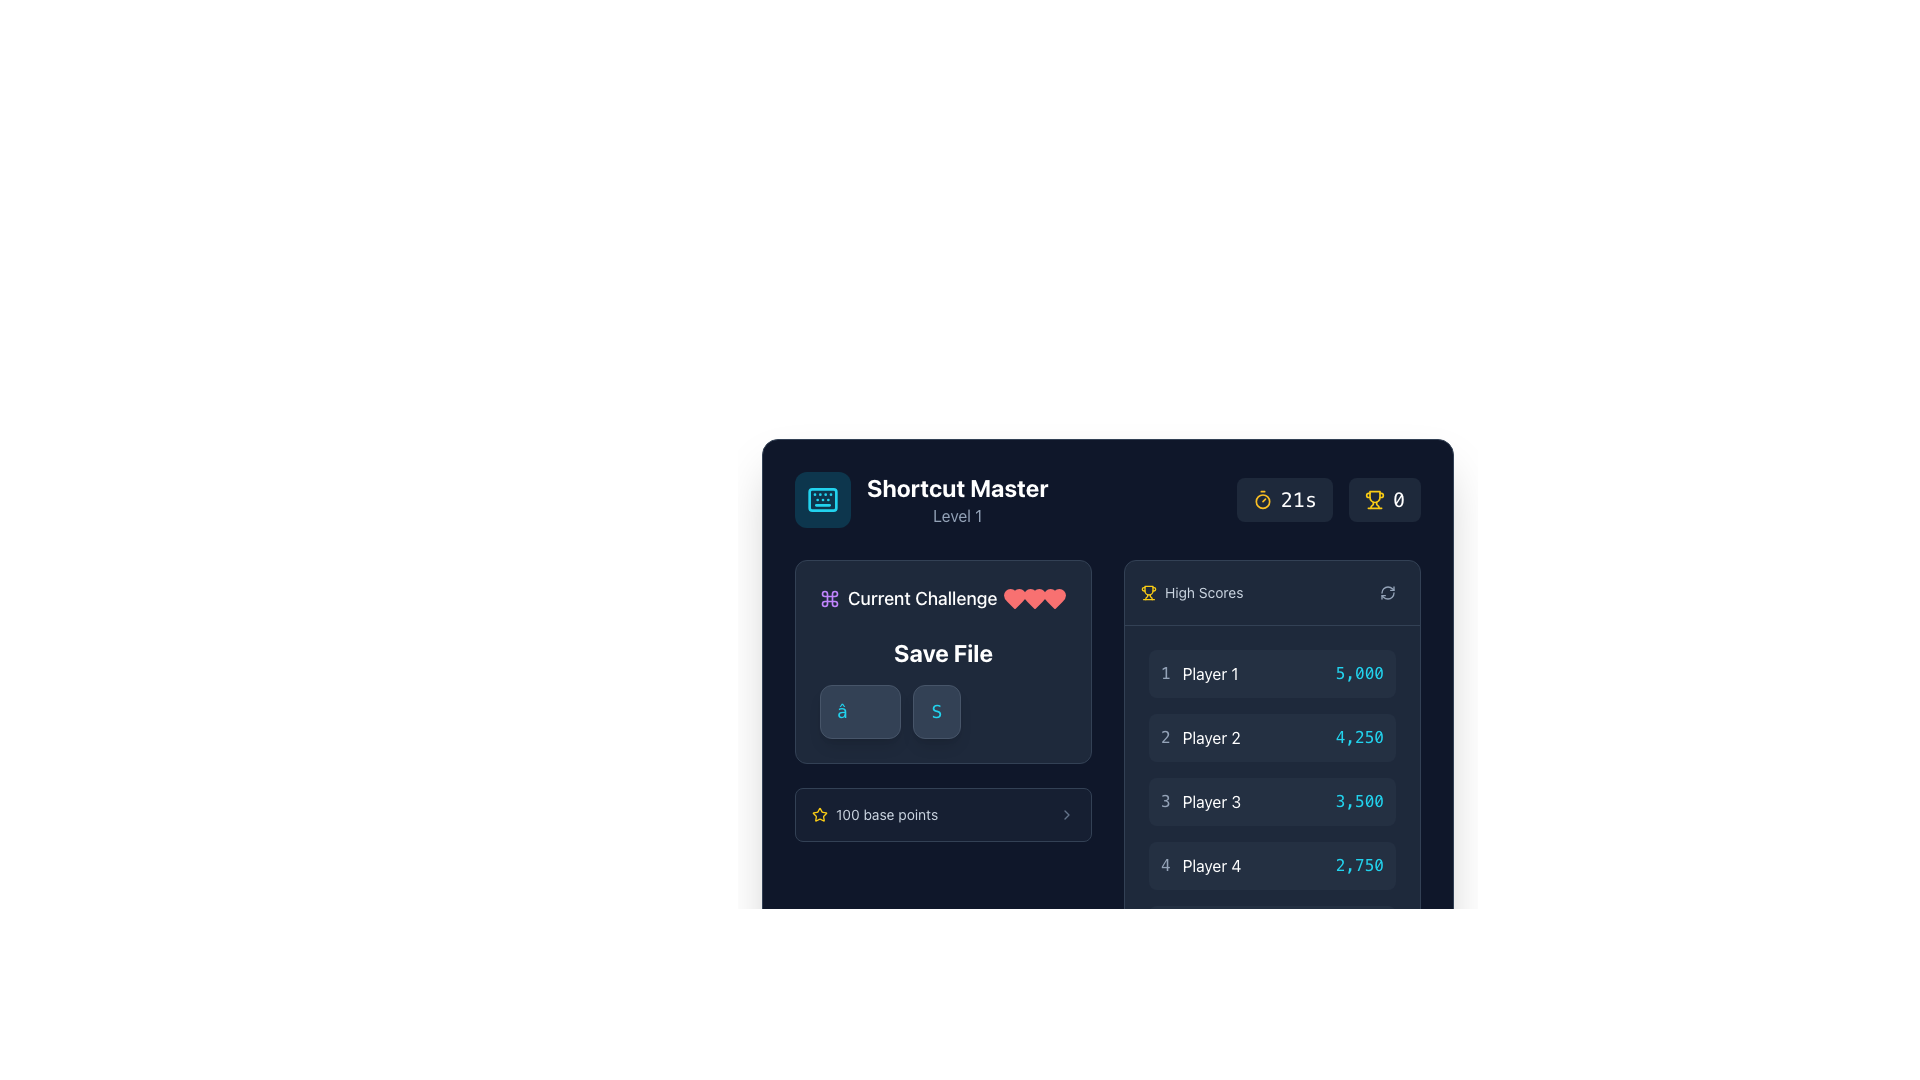 This screenshot has width=1920, height=1080. I want to click on displayed number '0' from the white monospace text label located in the top-right corner of the interface, beside a small yellow trophy icon, so click(1397, 499).